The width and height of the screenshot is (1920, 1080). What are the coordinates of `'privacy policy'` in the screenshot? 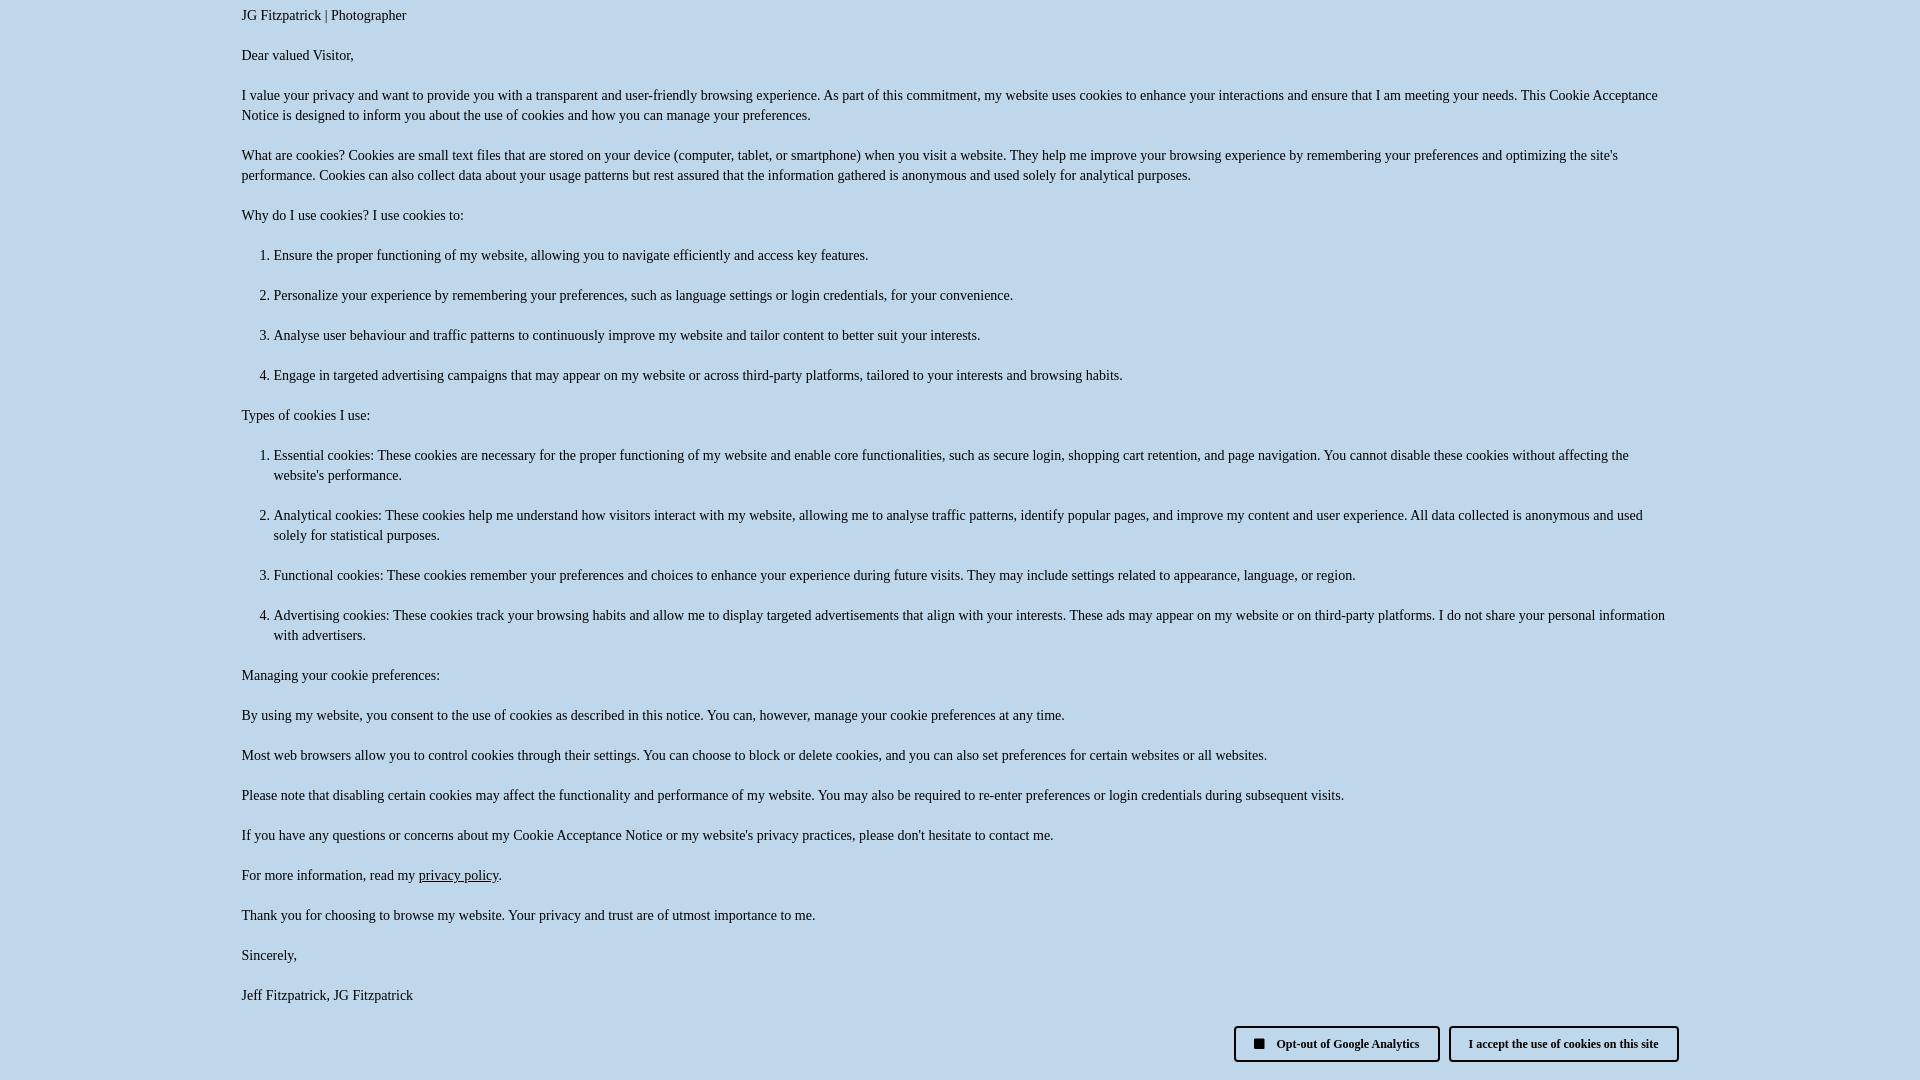 It's located at (417, 874).